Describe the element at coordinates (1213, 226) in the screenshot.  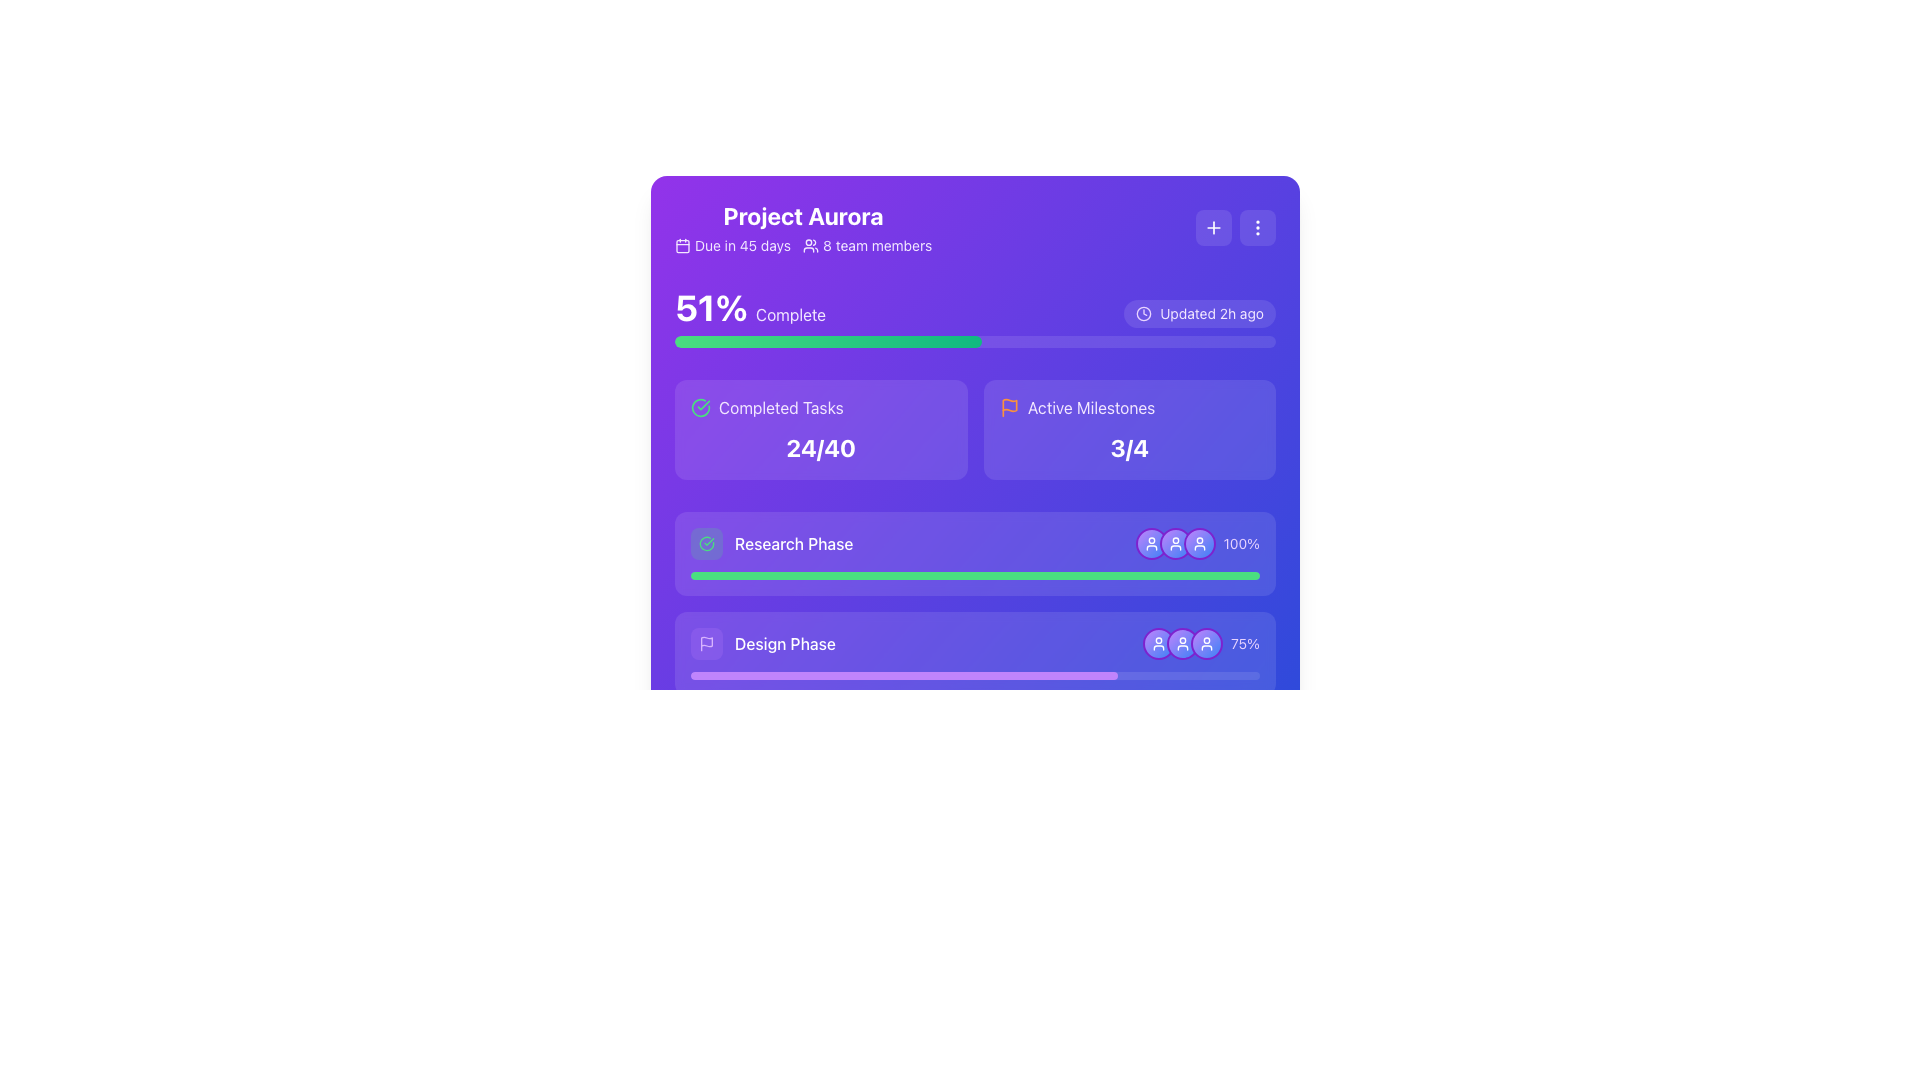
I see `the inner white icon within the rounded square button at the far right of the top row of the card` at that location.